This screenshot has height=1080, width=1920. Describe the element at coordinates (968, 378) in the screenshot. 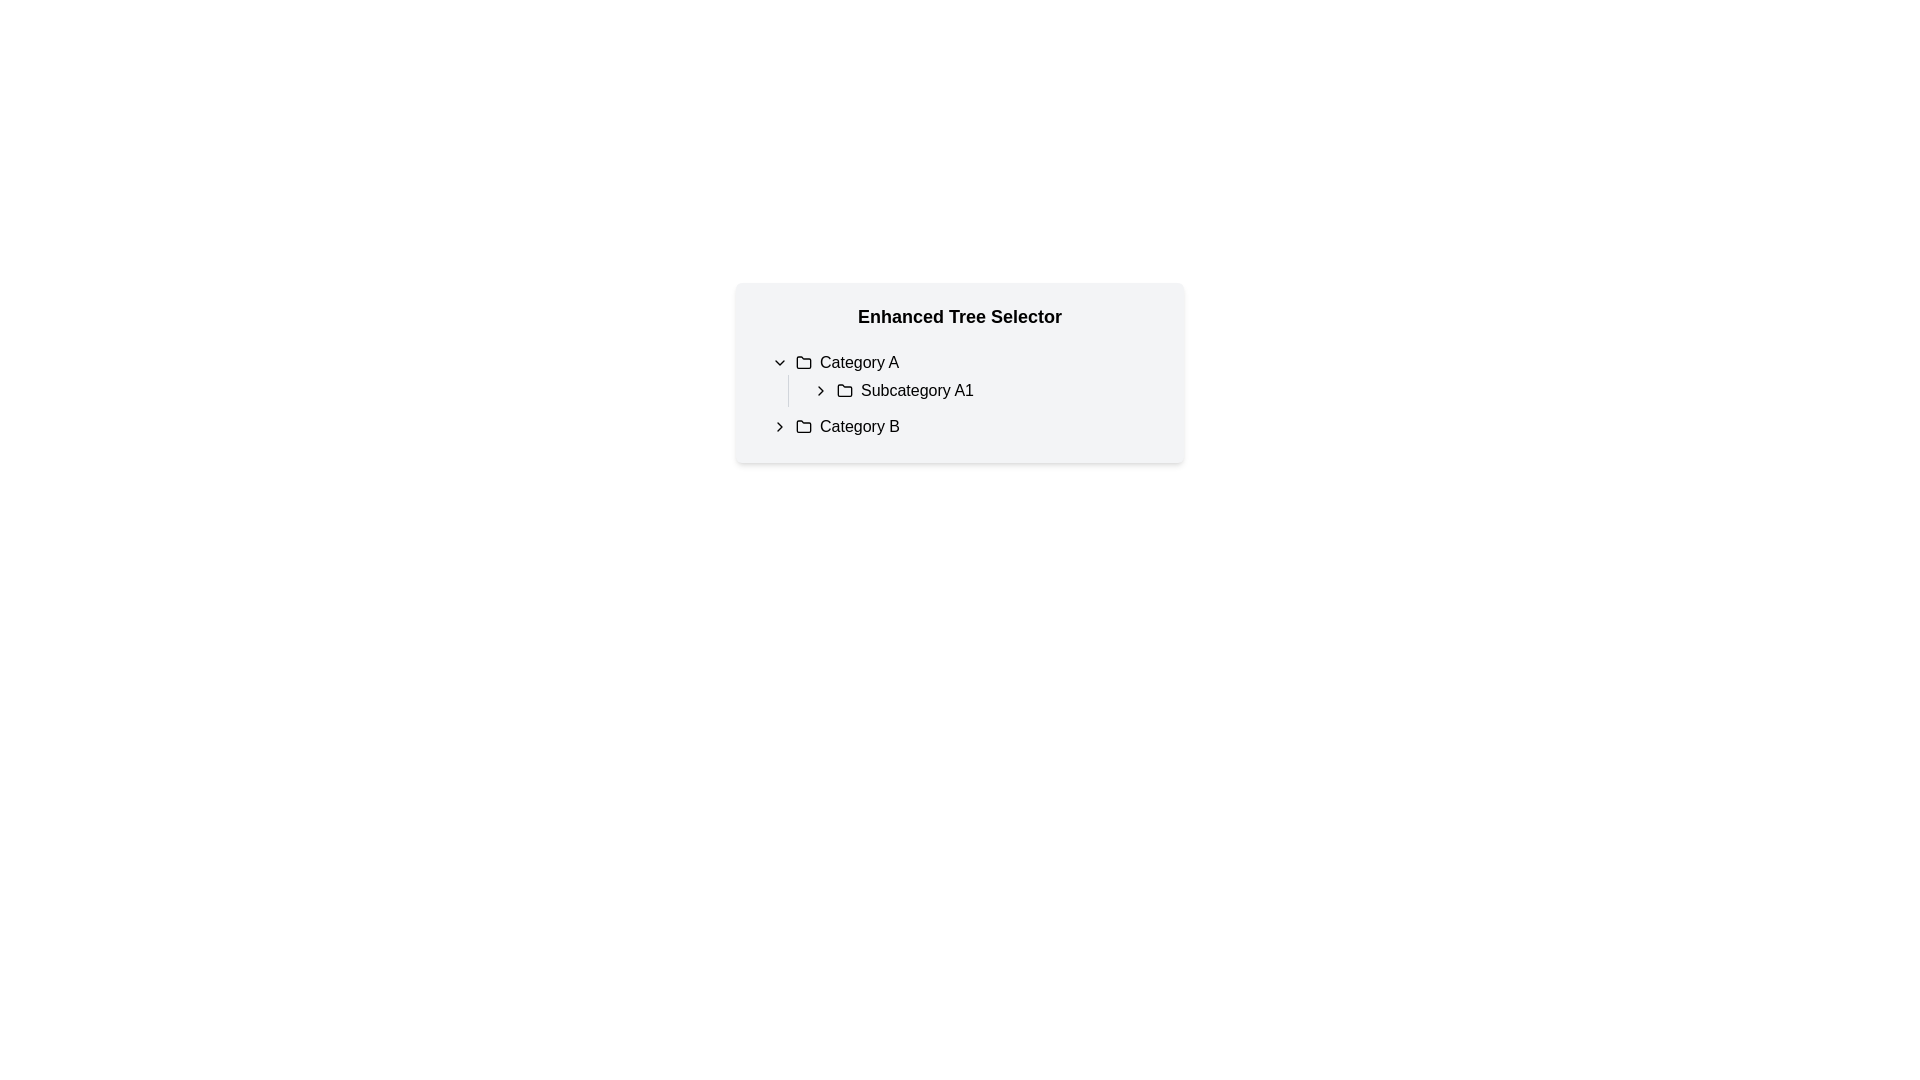

I see `the 'Subcategory A1' text label in the tree navigator` at that location.